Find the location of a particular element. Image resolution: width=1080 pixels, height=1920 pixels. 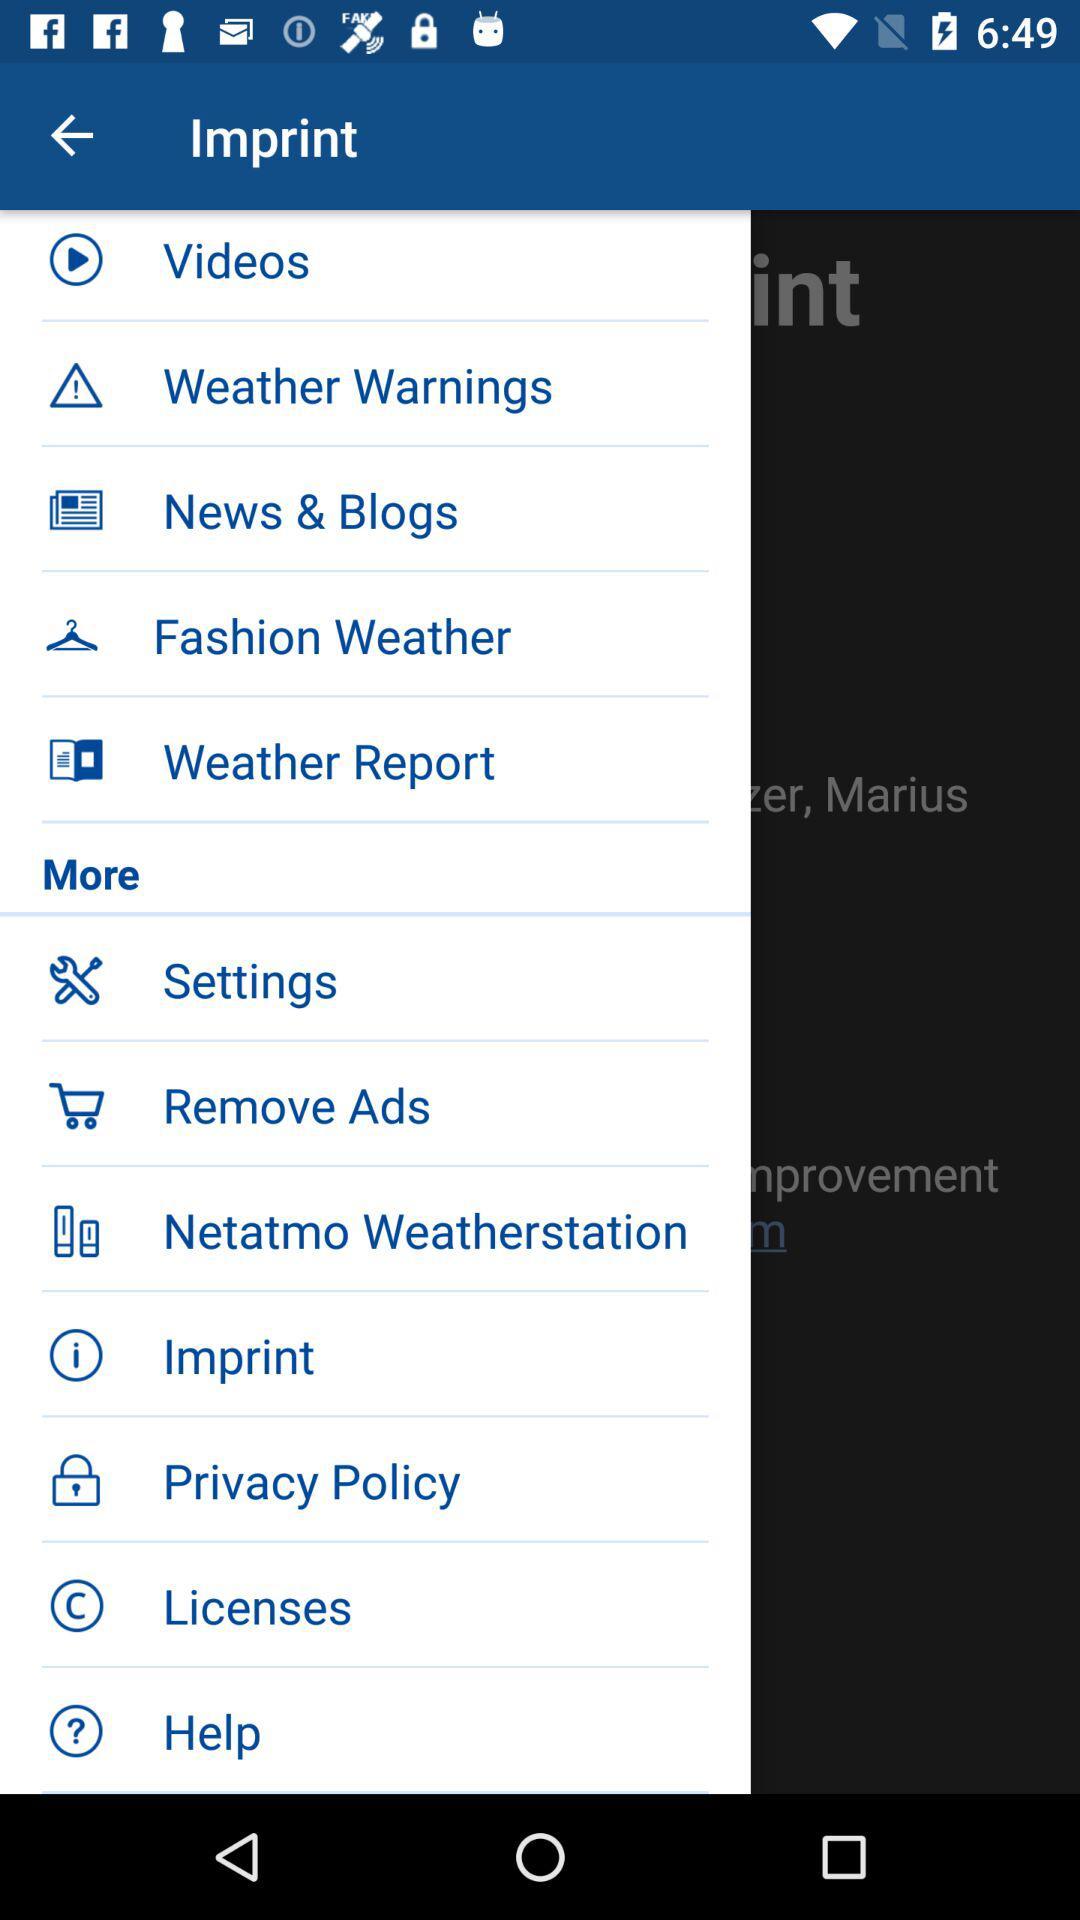

alerts of extreme weather is located at coordinates (540, 1002).